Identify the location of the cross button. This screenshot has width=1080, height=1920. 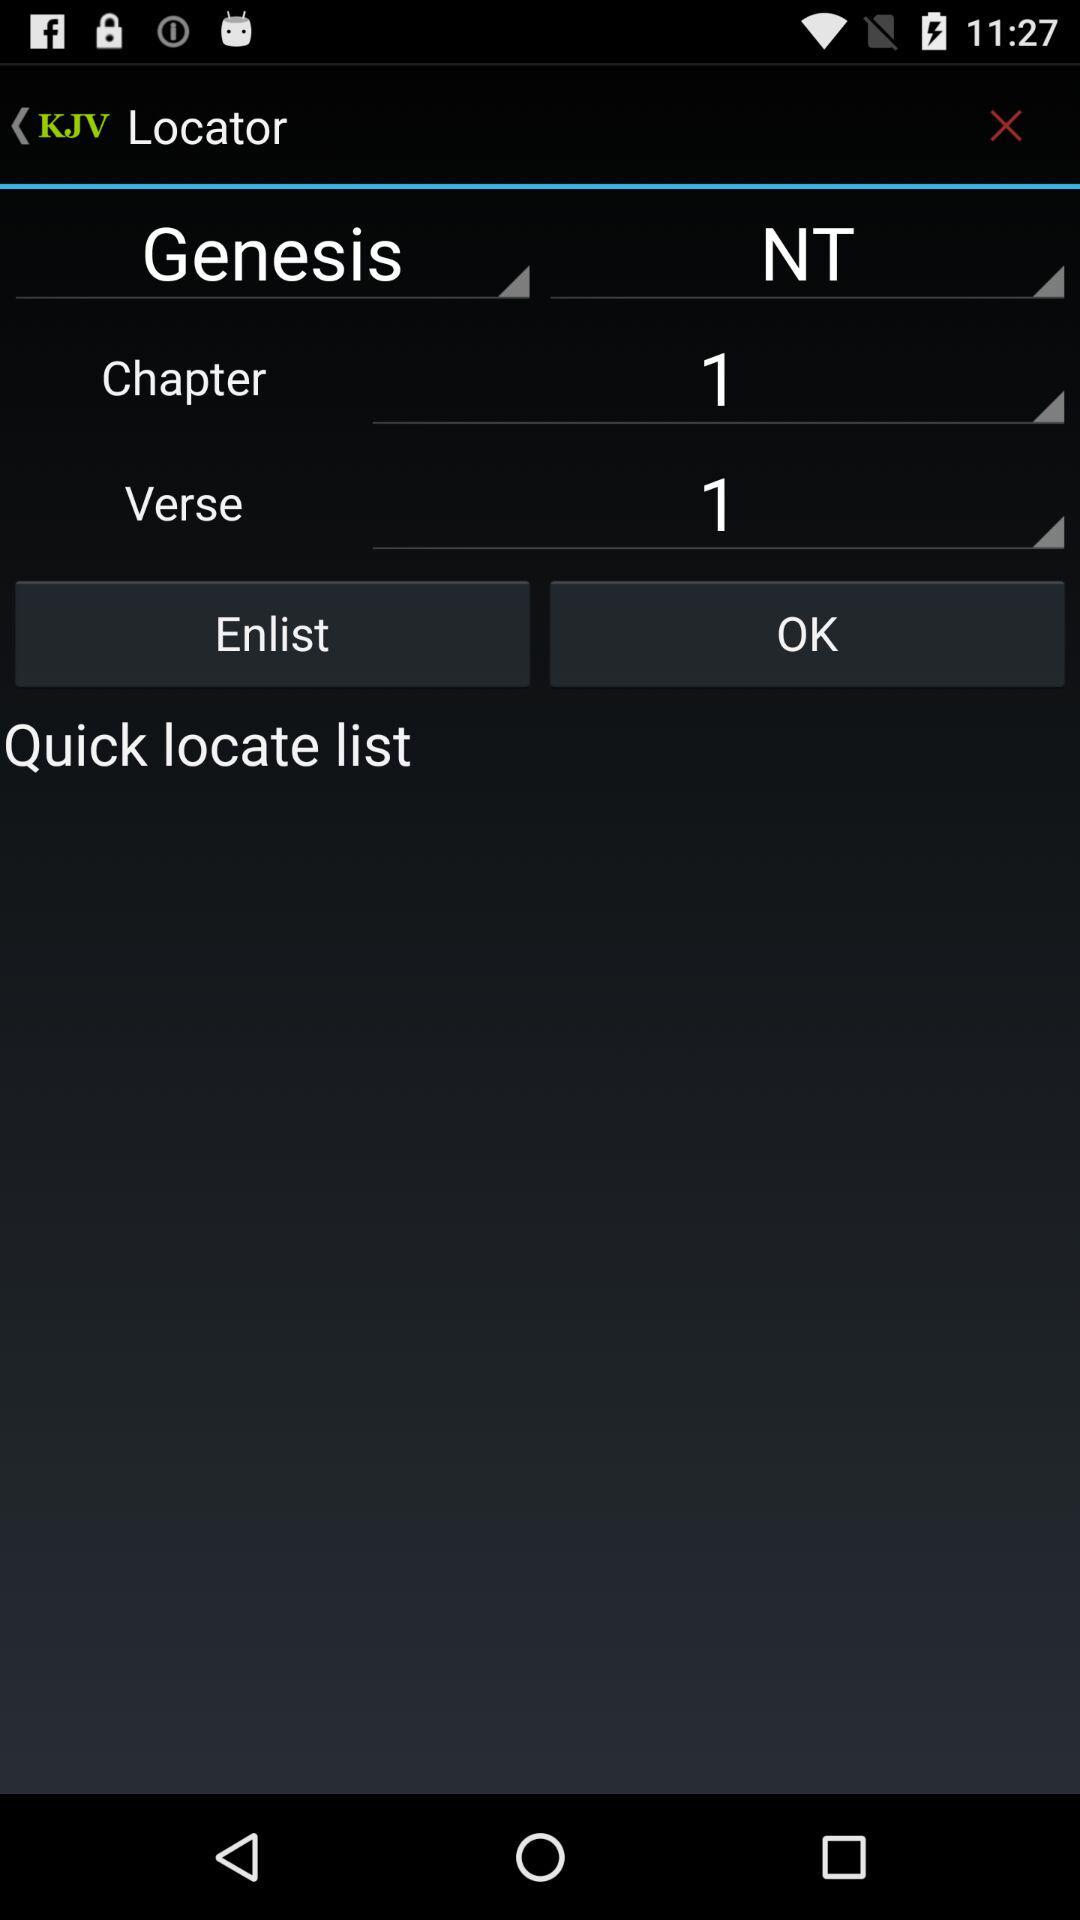
(1006, 124).